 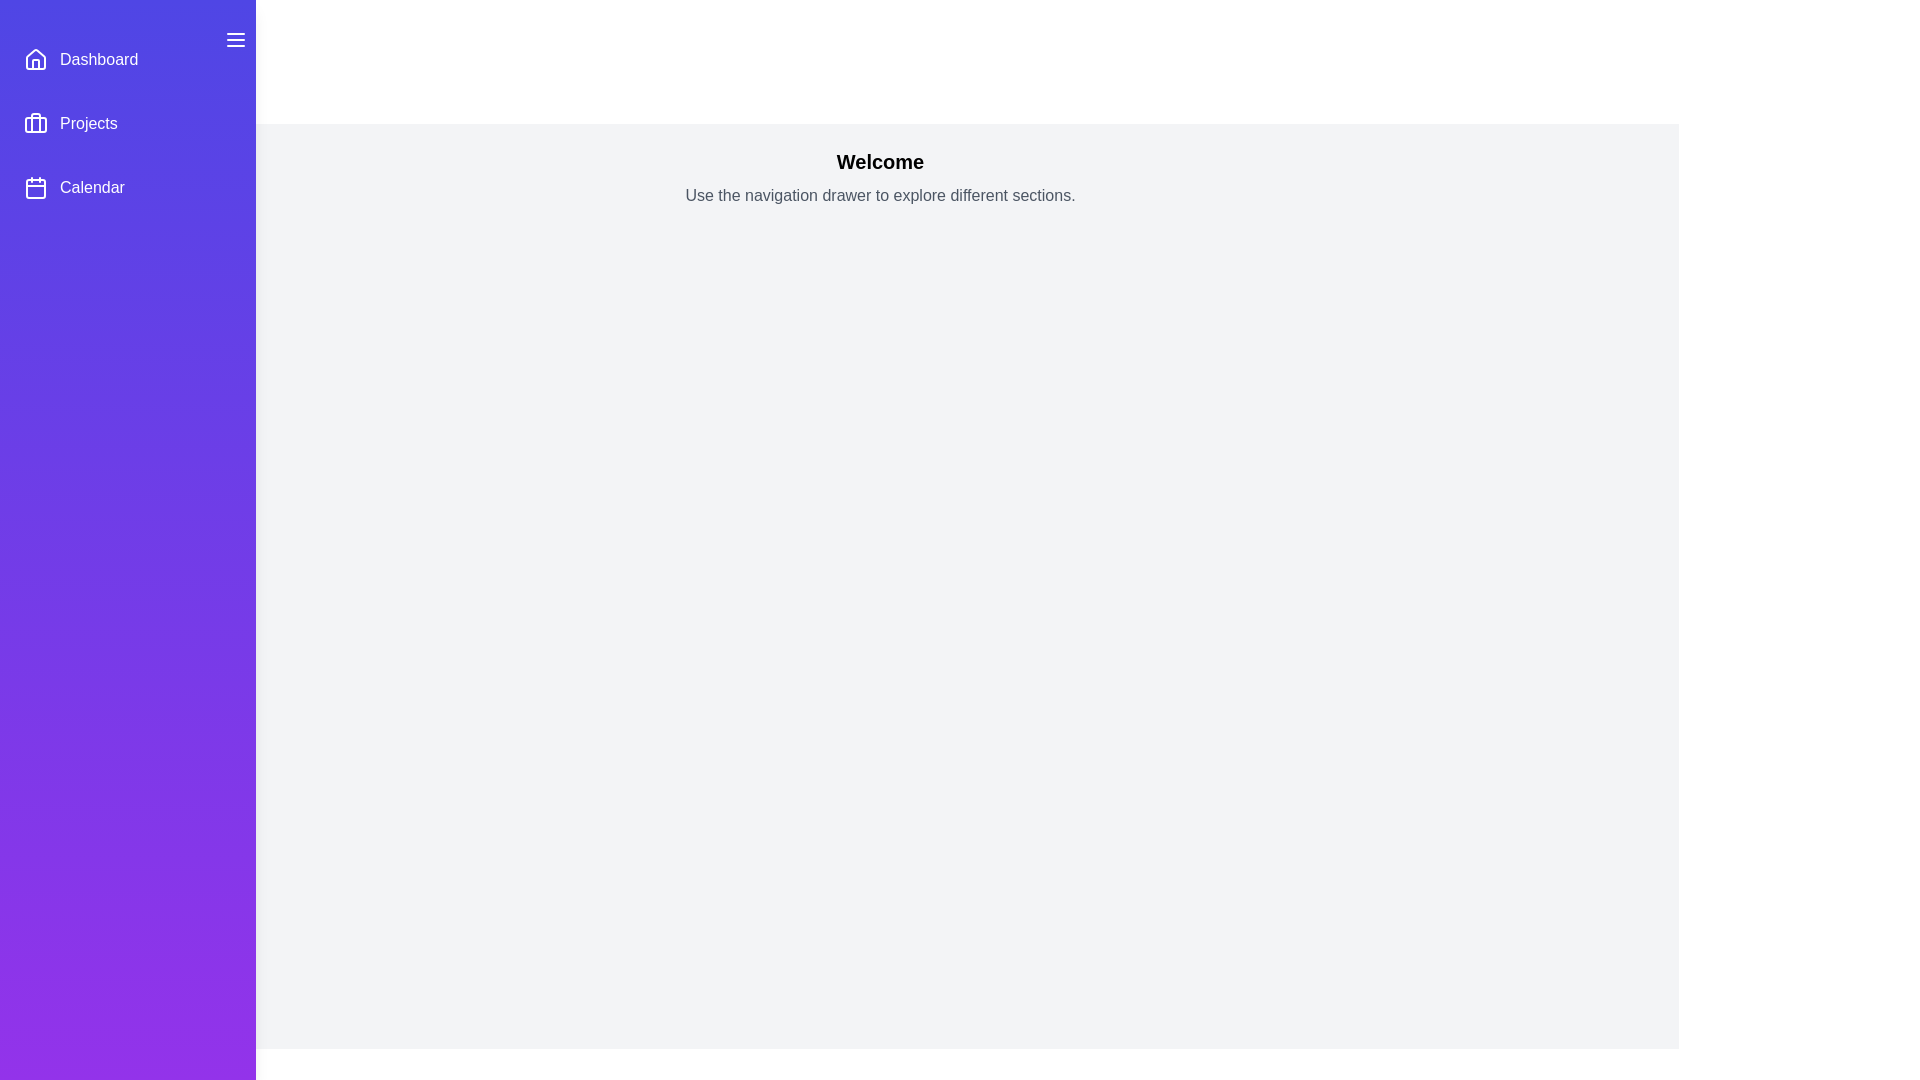 I want to click on the menu item Projects from the drawer menu, so click(x=127, y=123).